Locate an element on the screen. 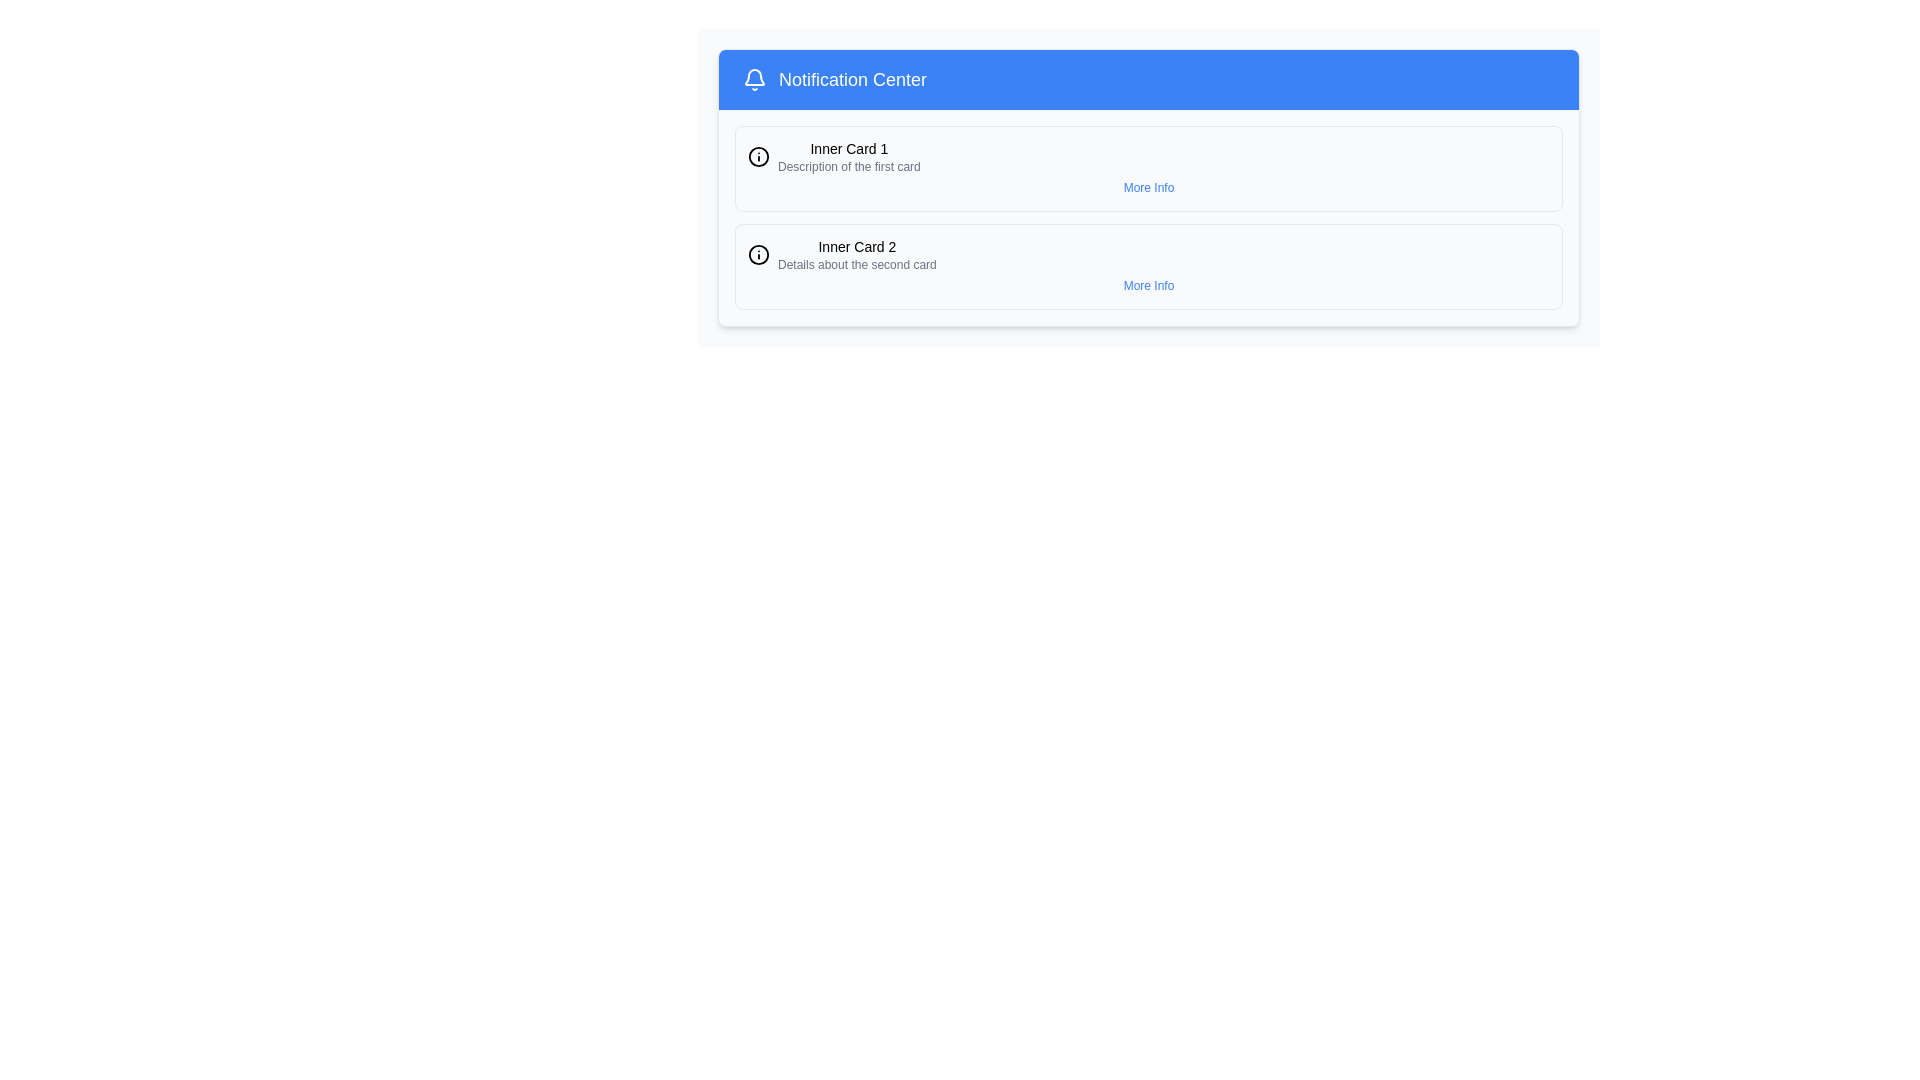 This screenshot has height=1080, width=1920. the 'Notification Center' text label, which is styled with a medium-size font on a blue background, located to the right of the bell icon at the top of the interface is located at coordinates (847, 79).